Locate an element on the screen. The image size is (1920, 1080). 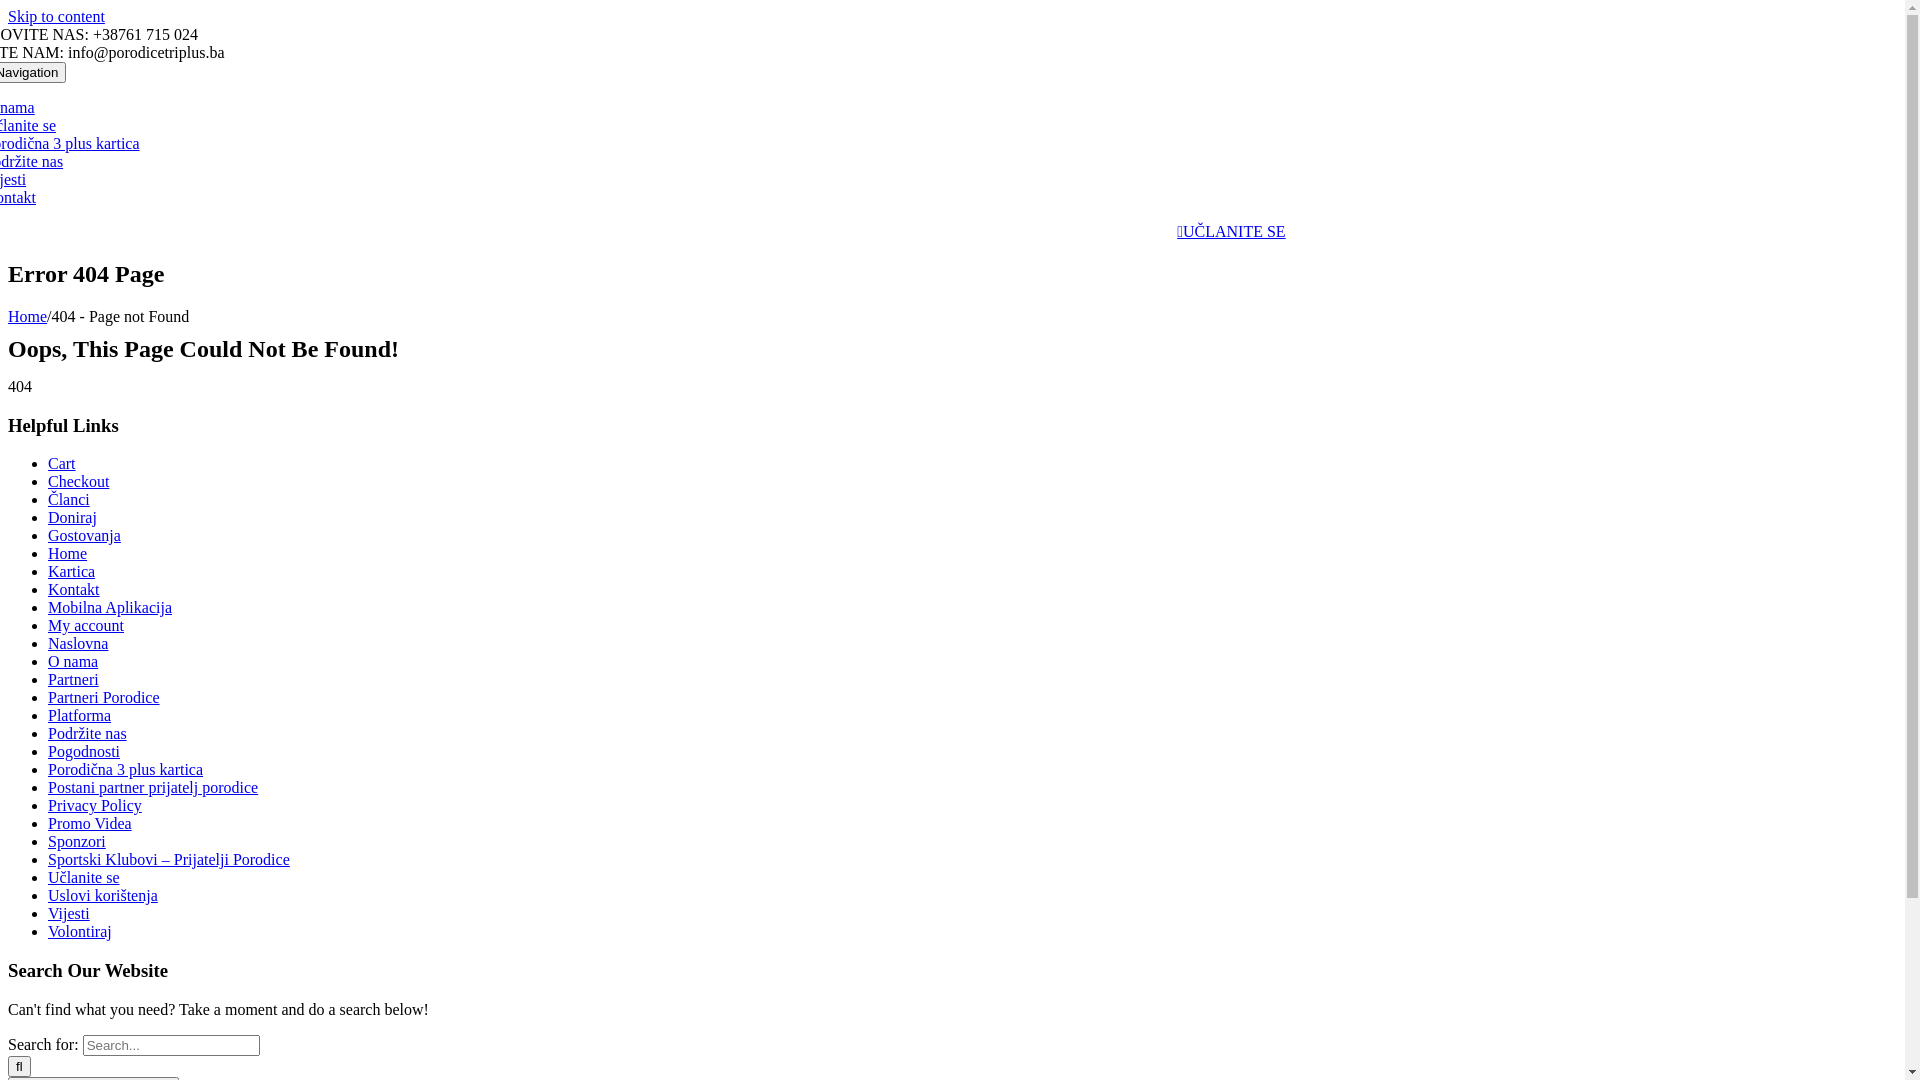
'Kartica' is located at coordinates (48, 571).